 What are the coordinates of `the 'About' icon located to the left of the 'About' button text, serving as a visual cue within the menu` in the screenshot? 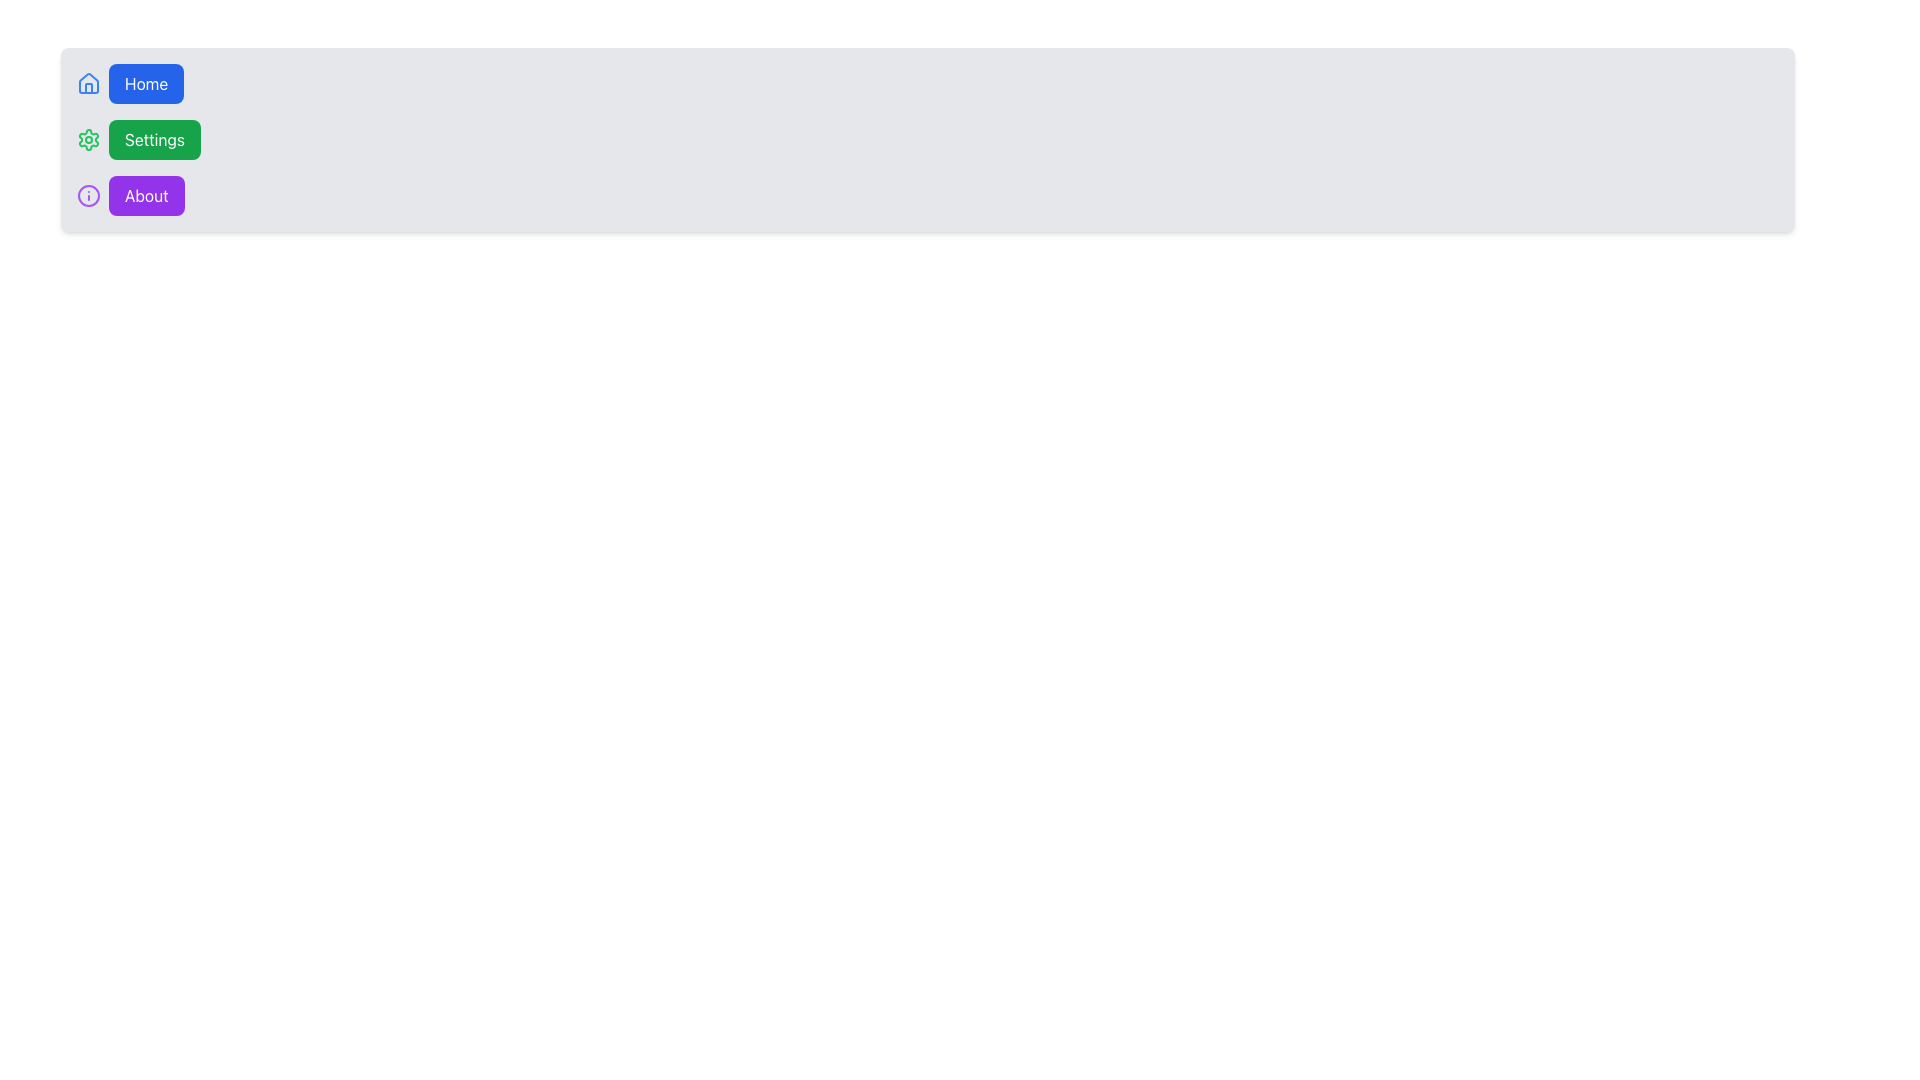 It's located at (88, 196).